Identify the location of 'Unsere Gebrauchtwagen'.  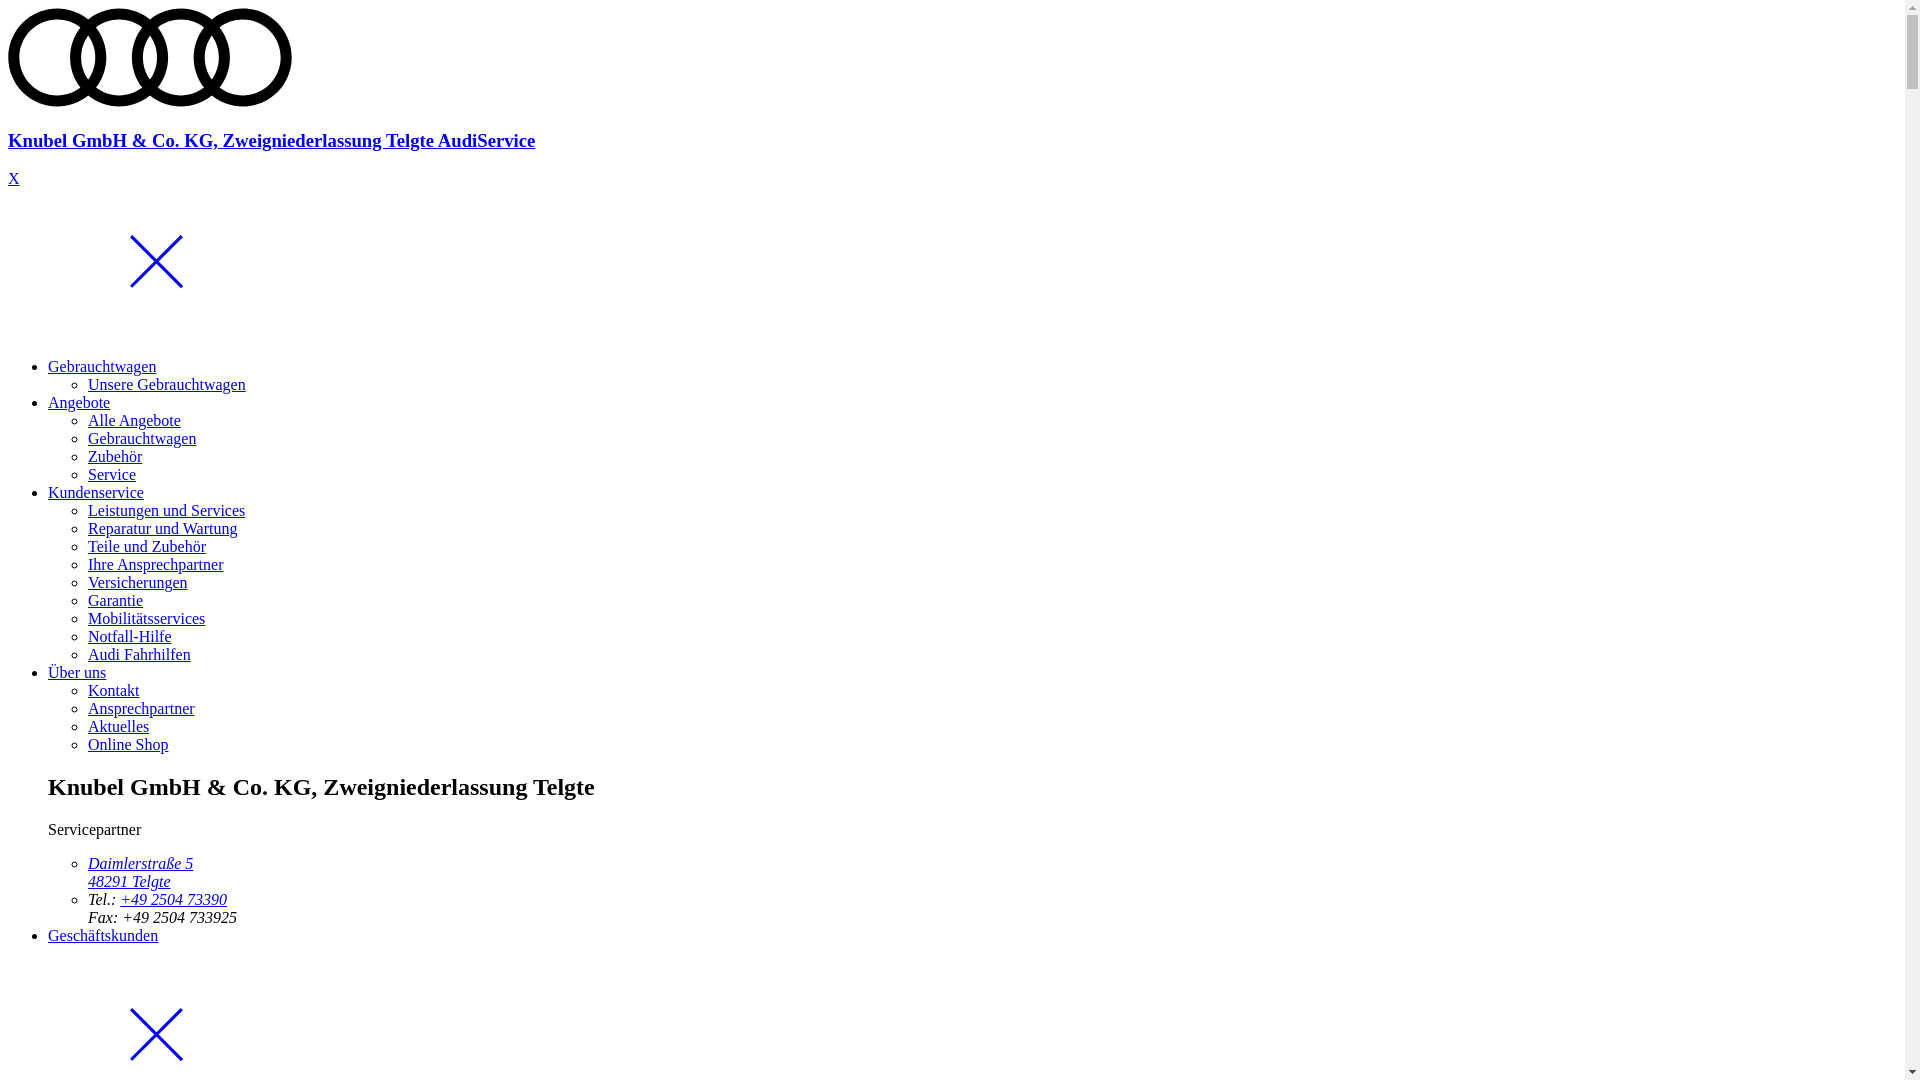
(86, 384).